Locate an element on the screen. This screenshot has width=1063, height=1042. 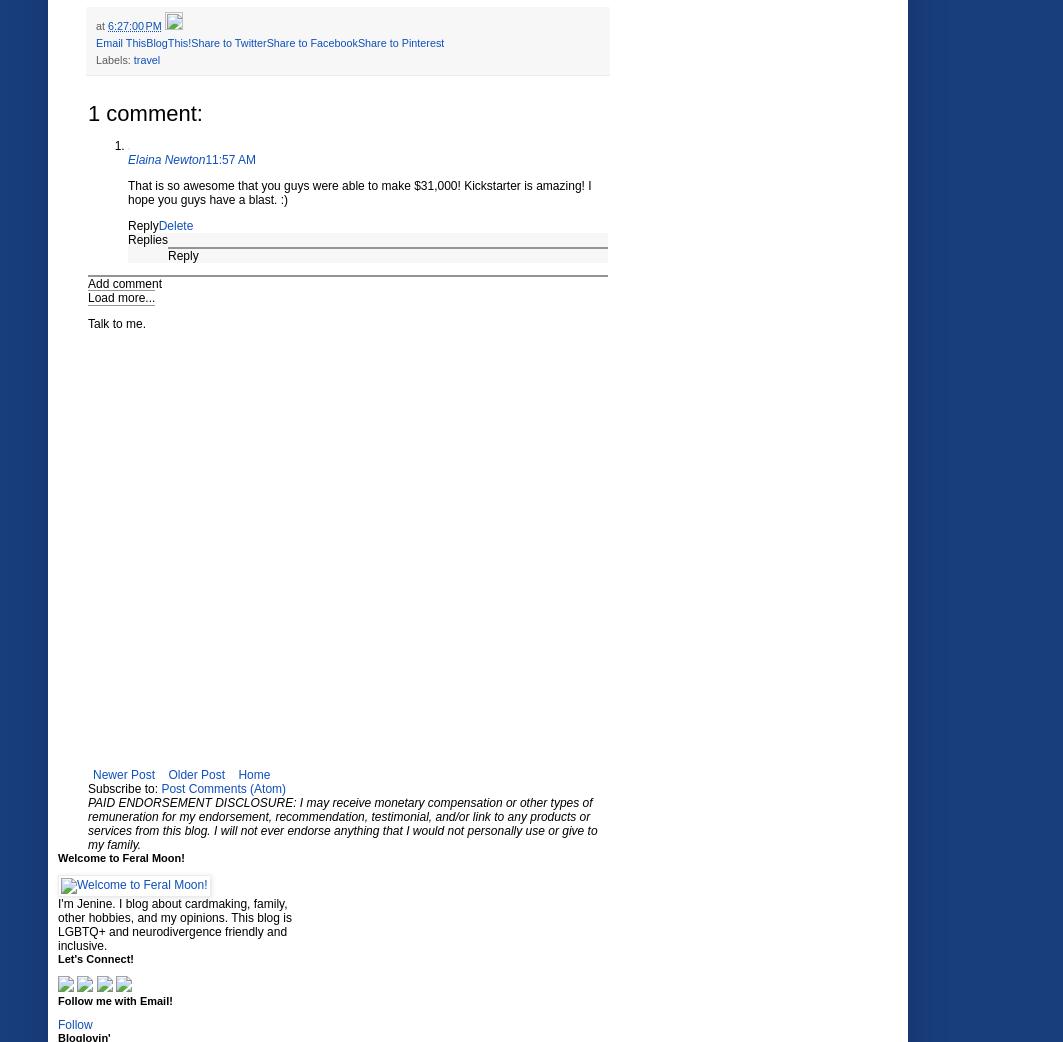
'1 comment:' is located at coordinates (144, 112).